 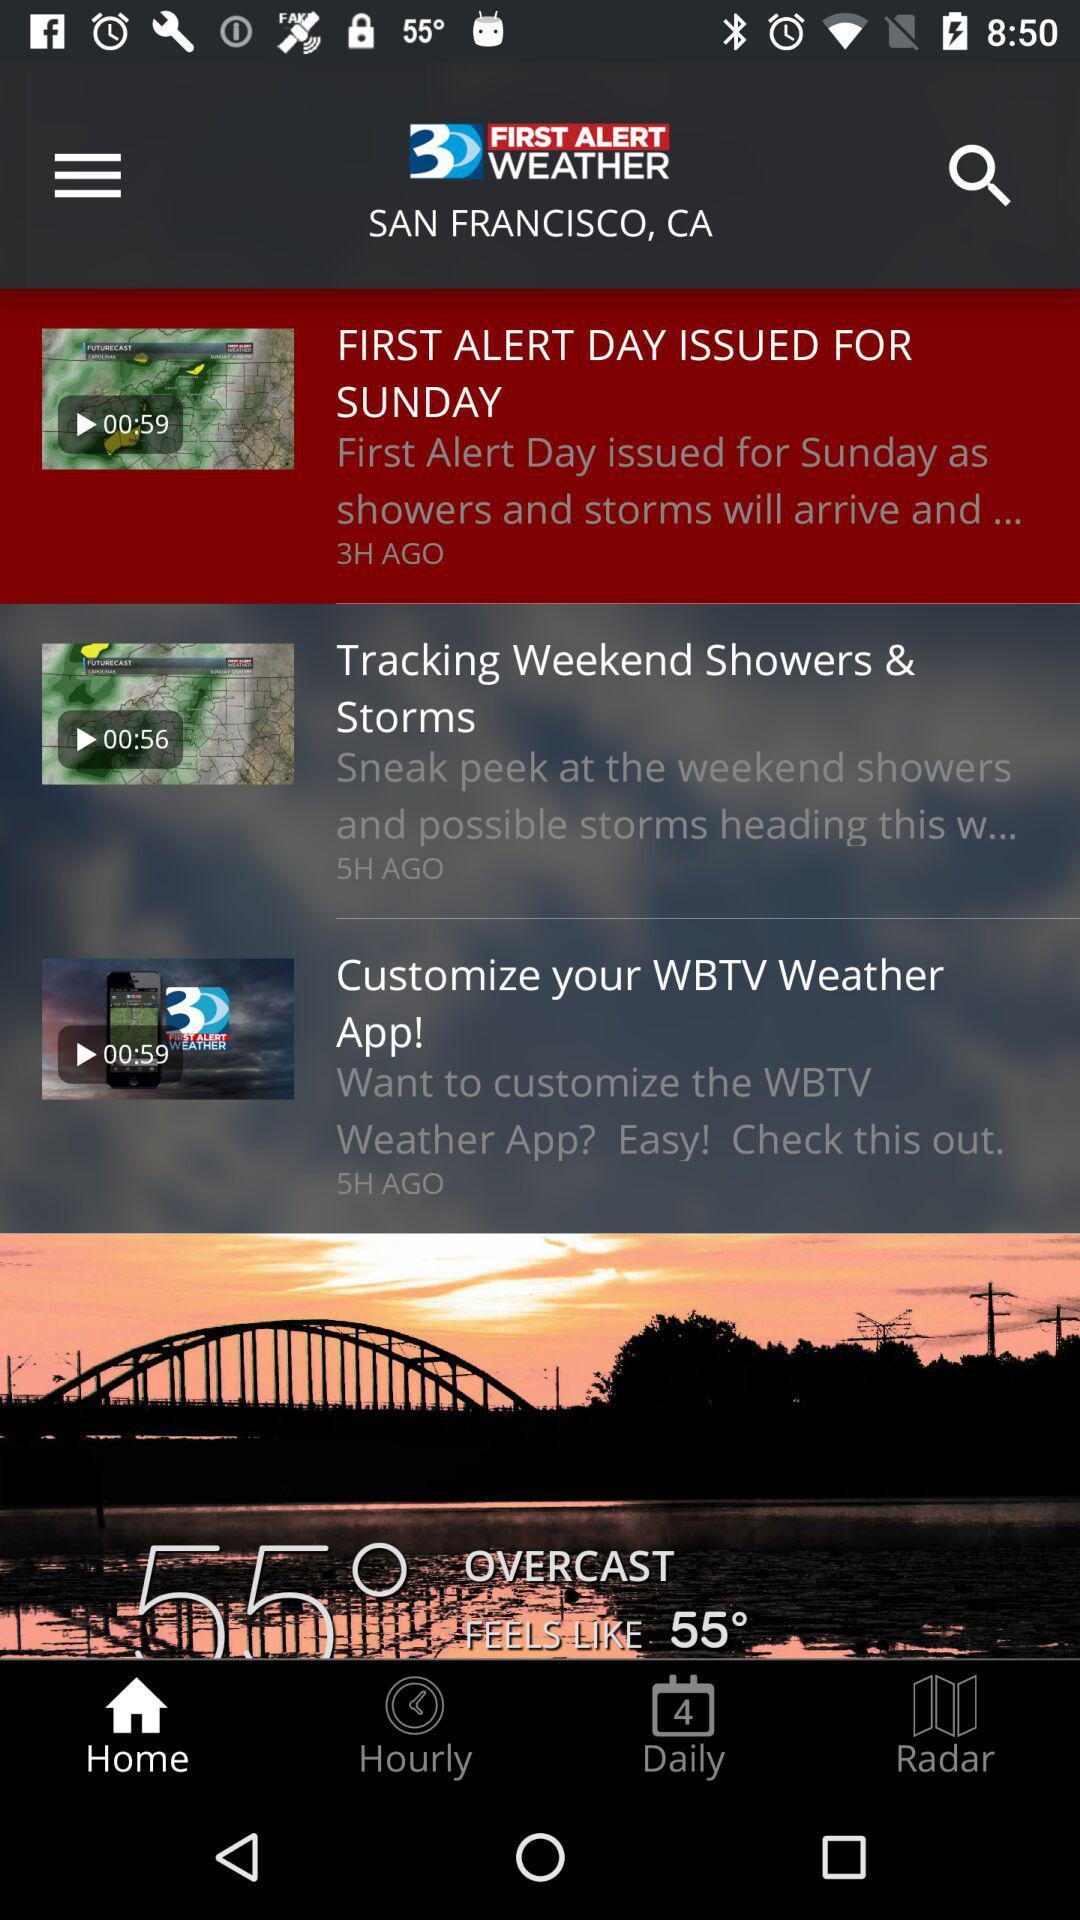 I want to click on daily radio button, so click(x=682, y=1726).